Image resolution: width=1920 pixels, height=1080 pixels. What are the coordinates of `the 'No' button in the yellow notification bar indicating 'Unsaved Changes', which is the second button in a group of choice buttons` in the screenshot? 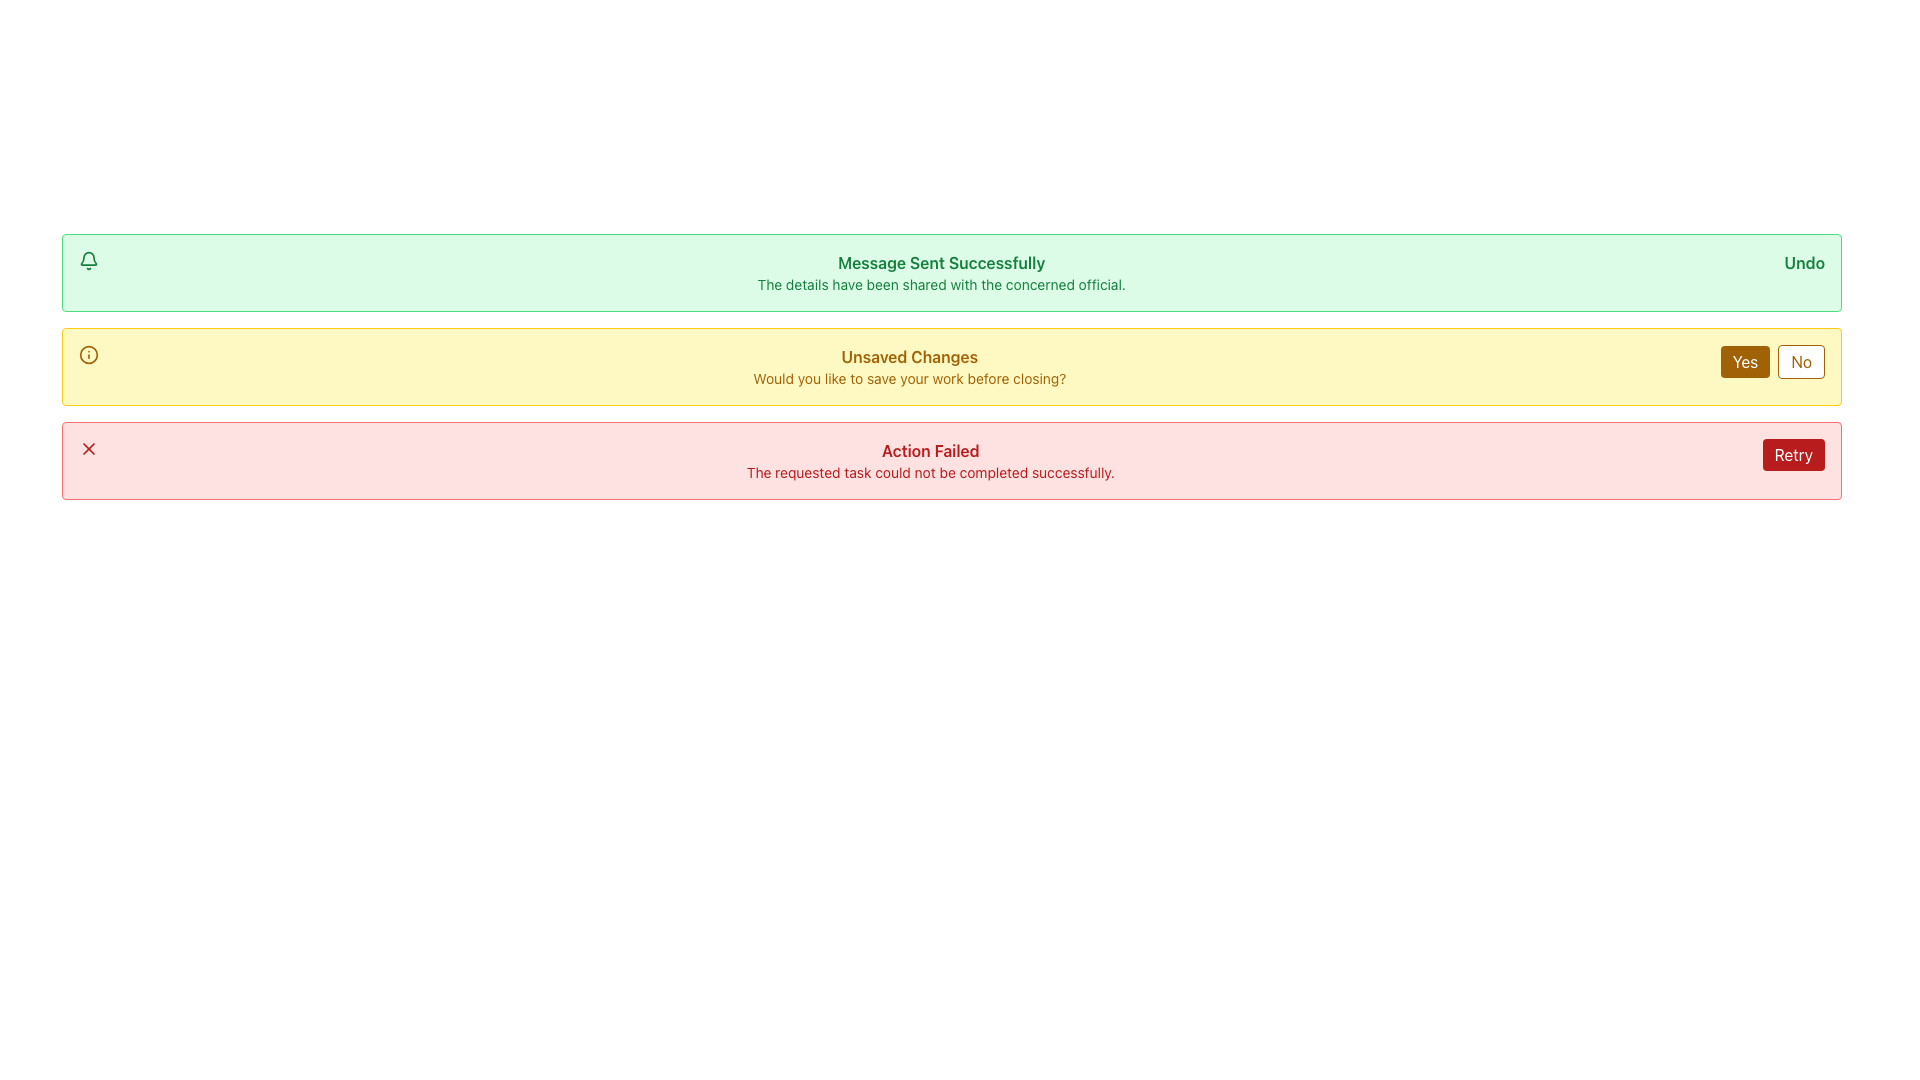 It's located at (1801, 362).